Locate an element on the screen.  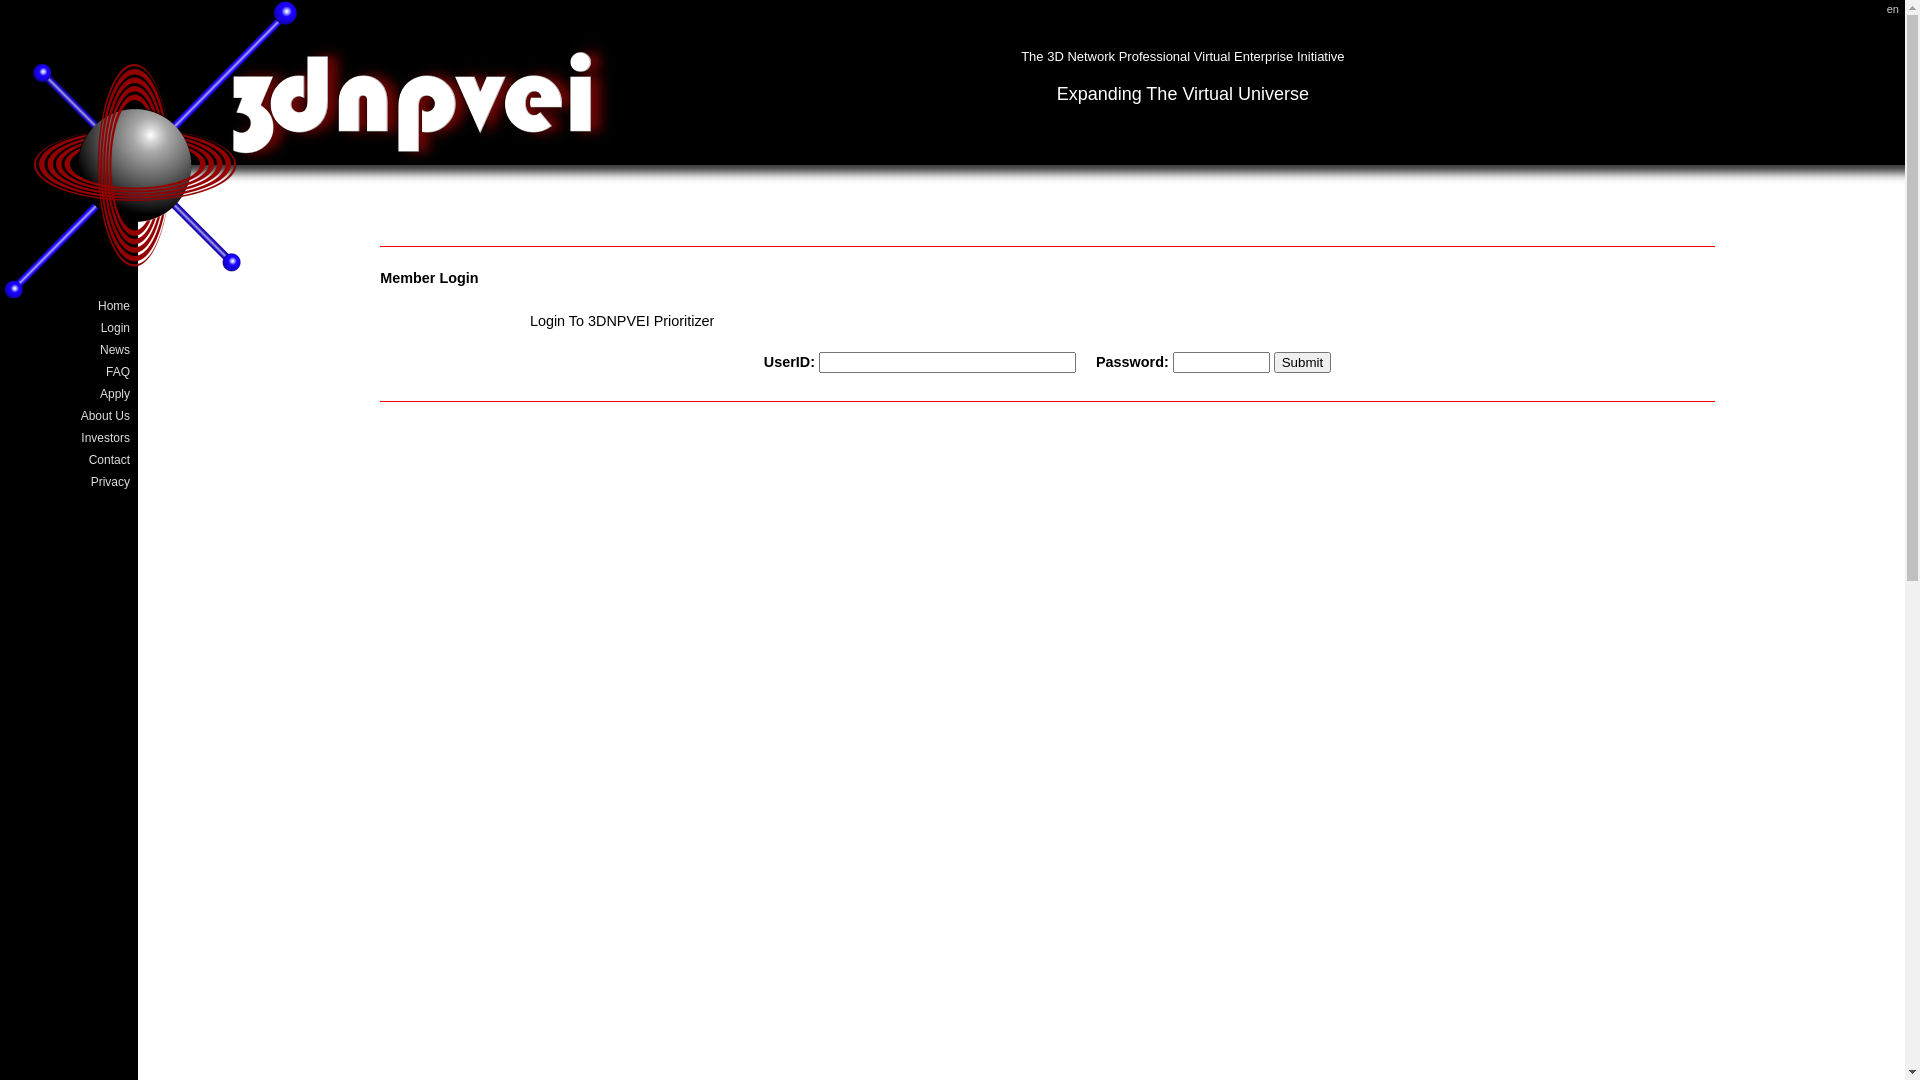
'FAQ' is located at coordinates (70, 371).